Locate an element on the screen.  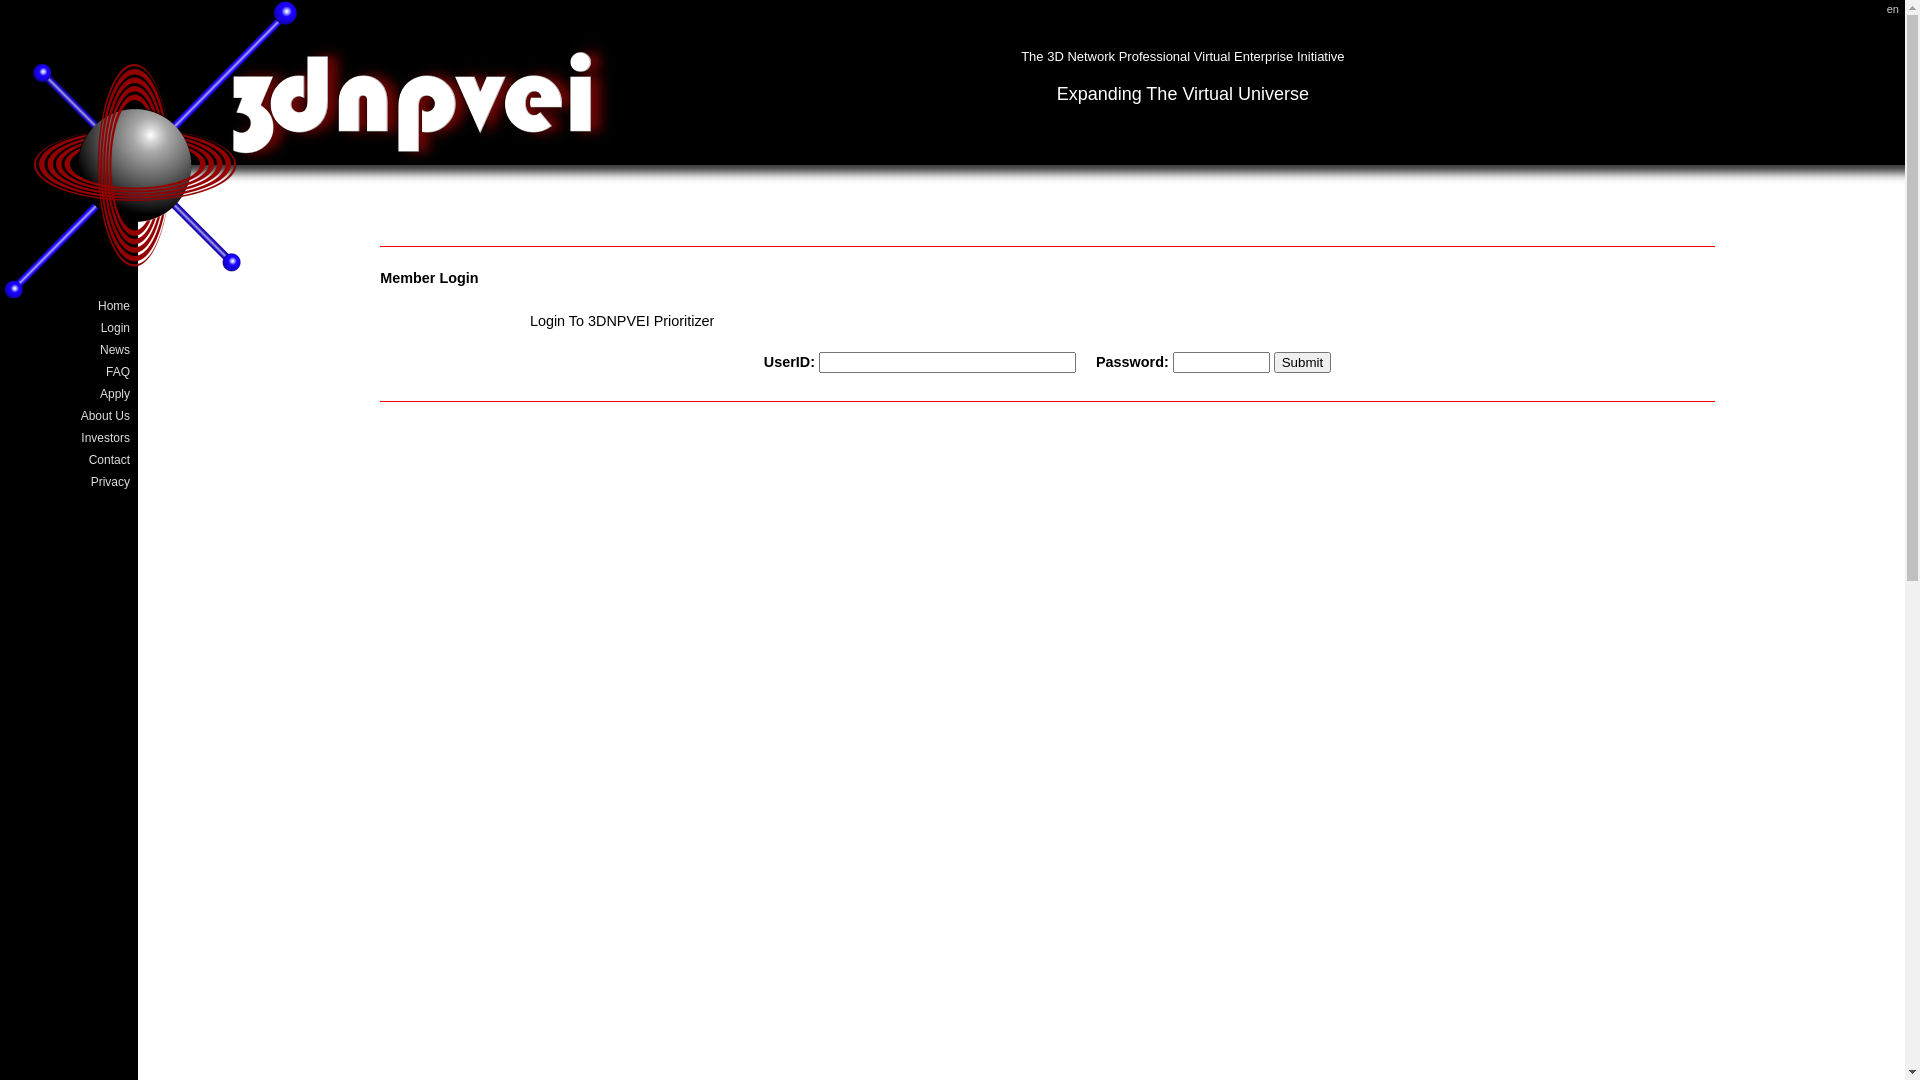
'FAQ' is located at coordinates (70, 371).